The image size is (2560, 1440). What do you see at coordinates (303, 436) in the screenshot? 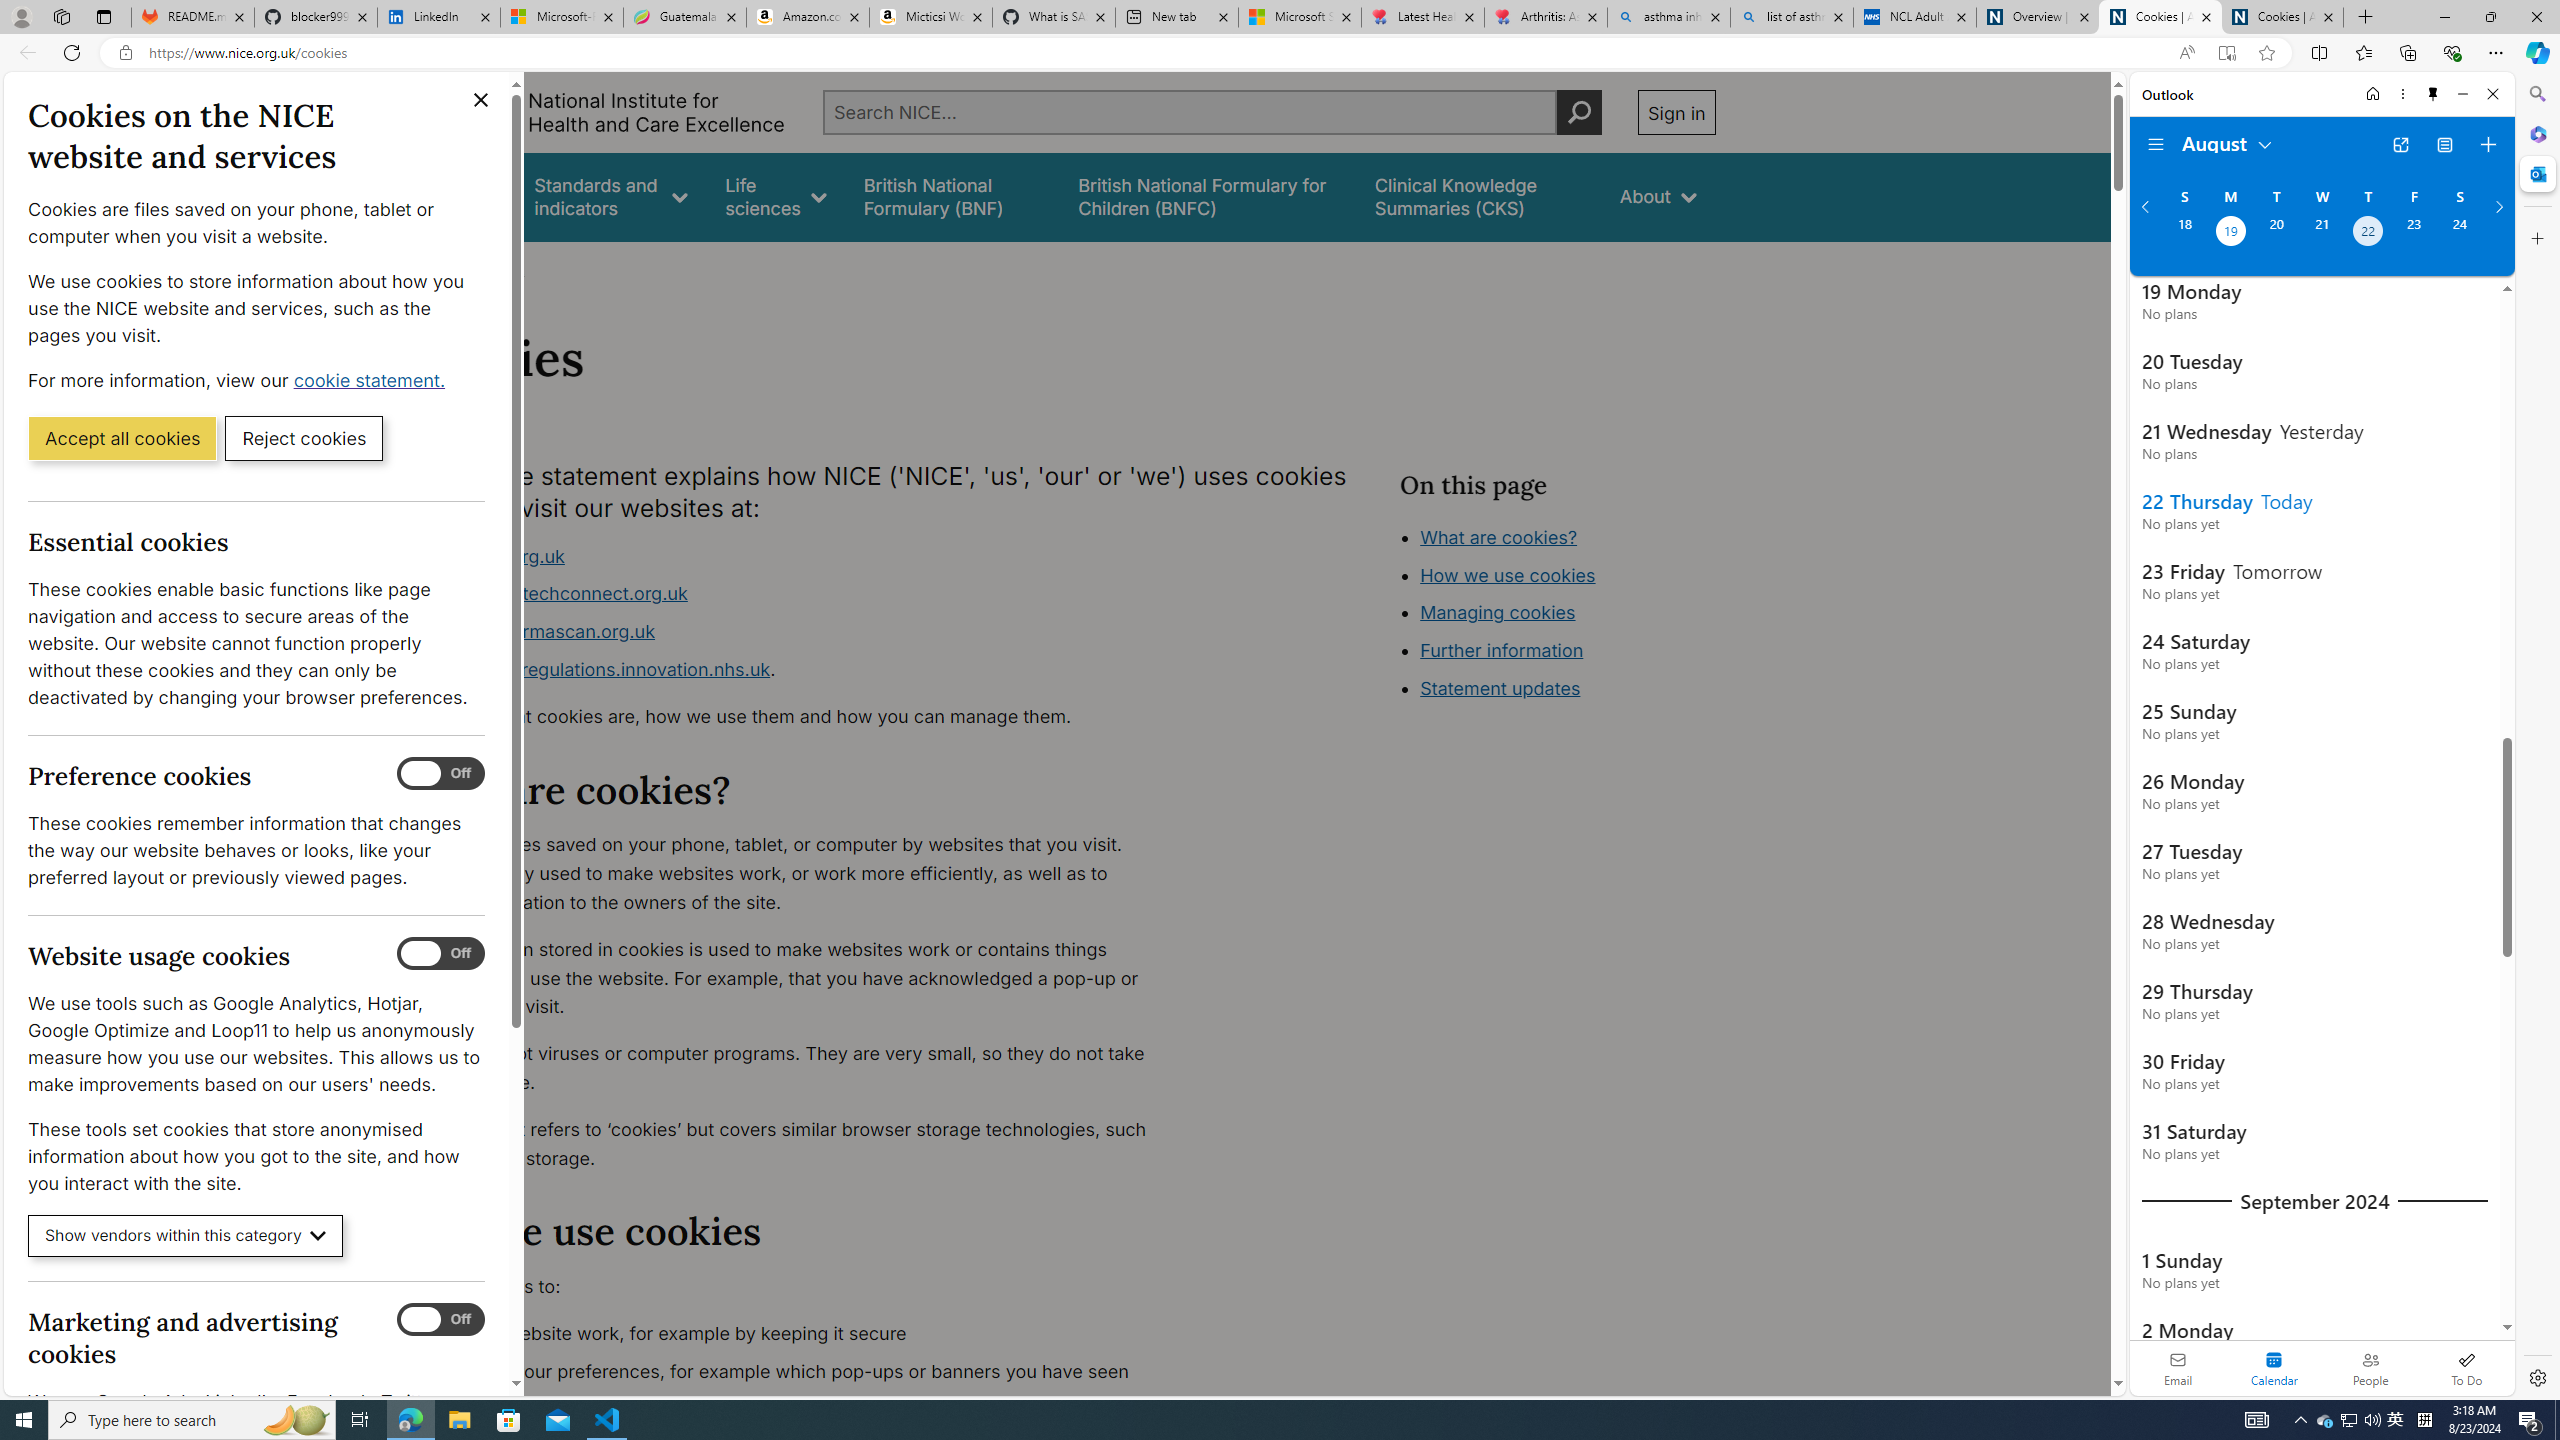
I see `'Reject cookies'` at bounding box center [303, 436].